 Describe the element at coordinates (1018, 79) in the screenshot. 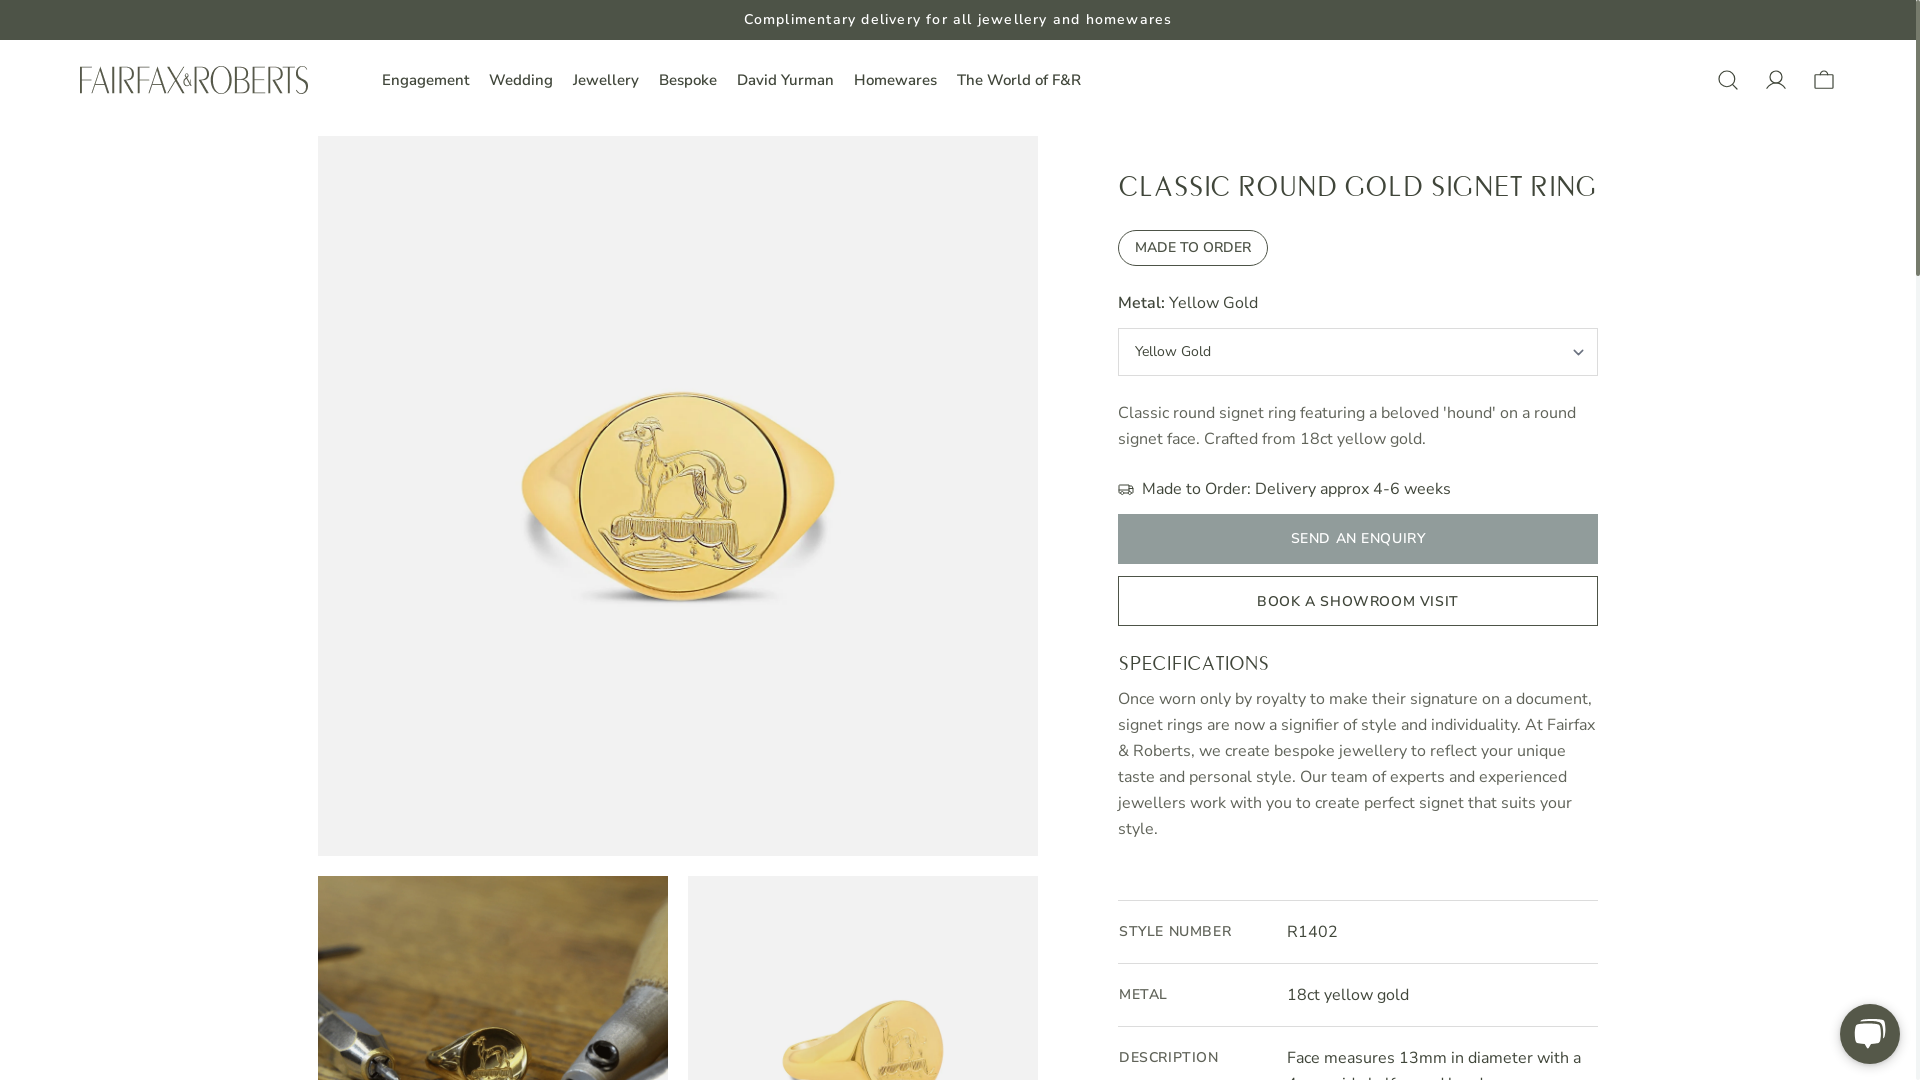

I see `'The World of F&R'` at that location.